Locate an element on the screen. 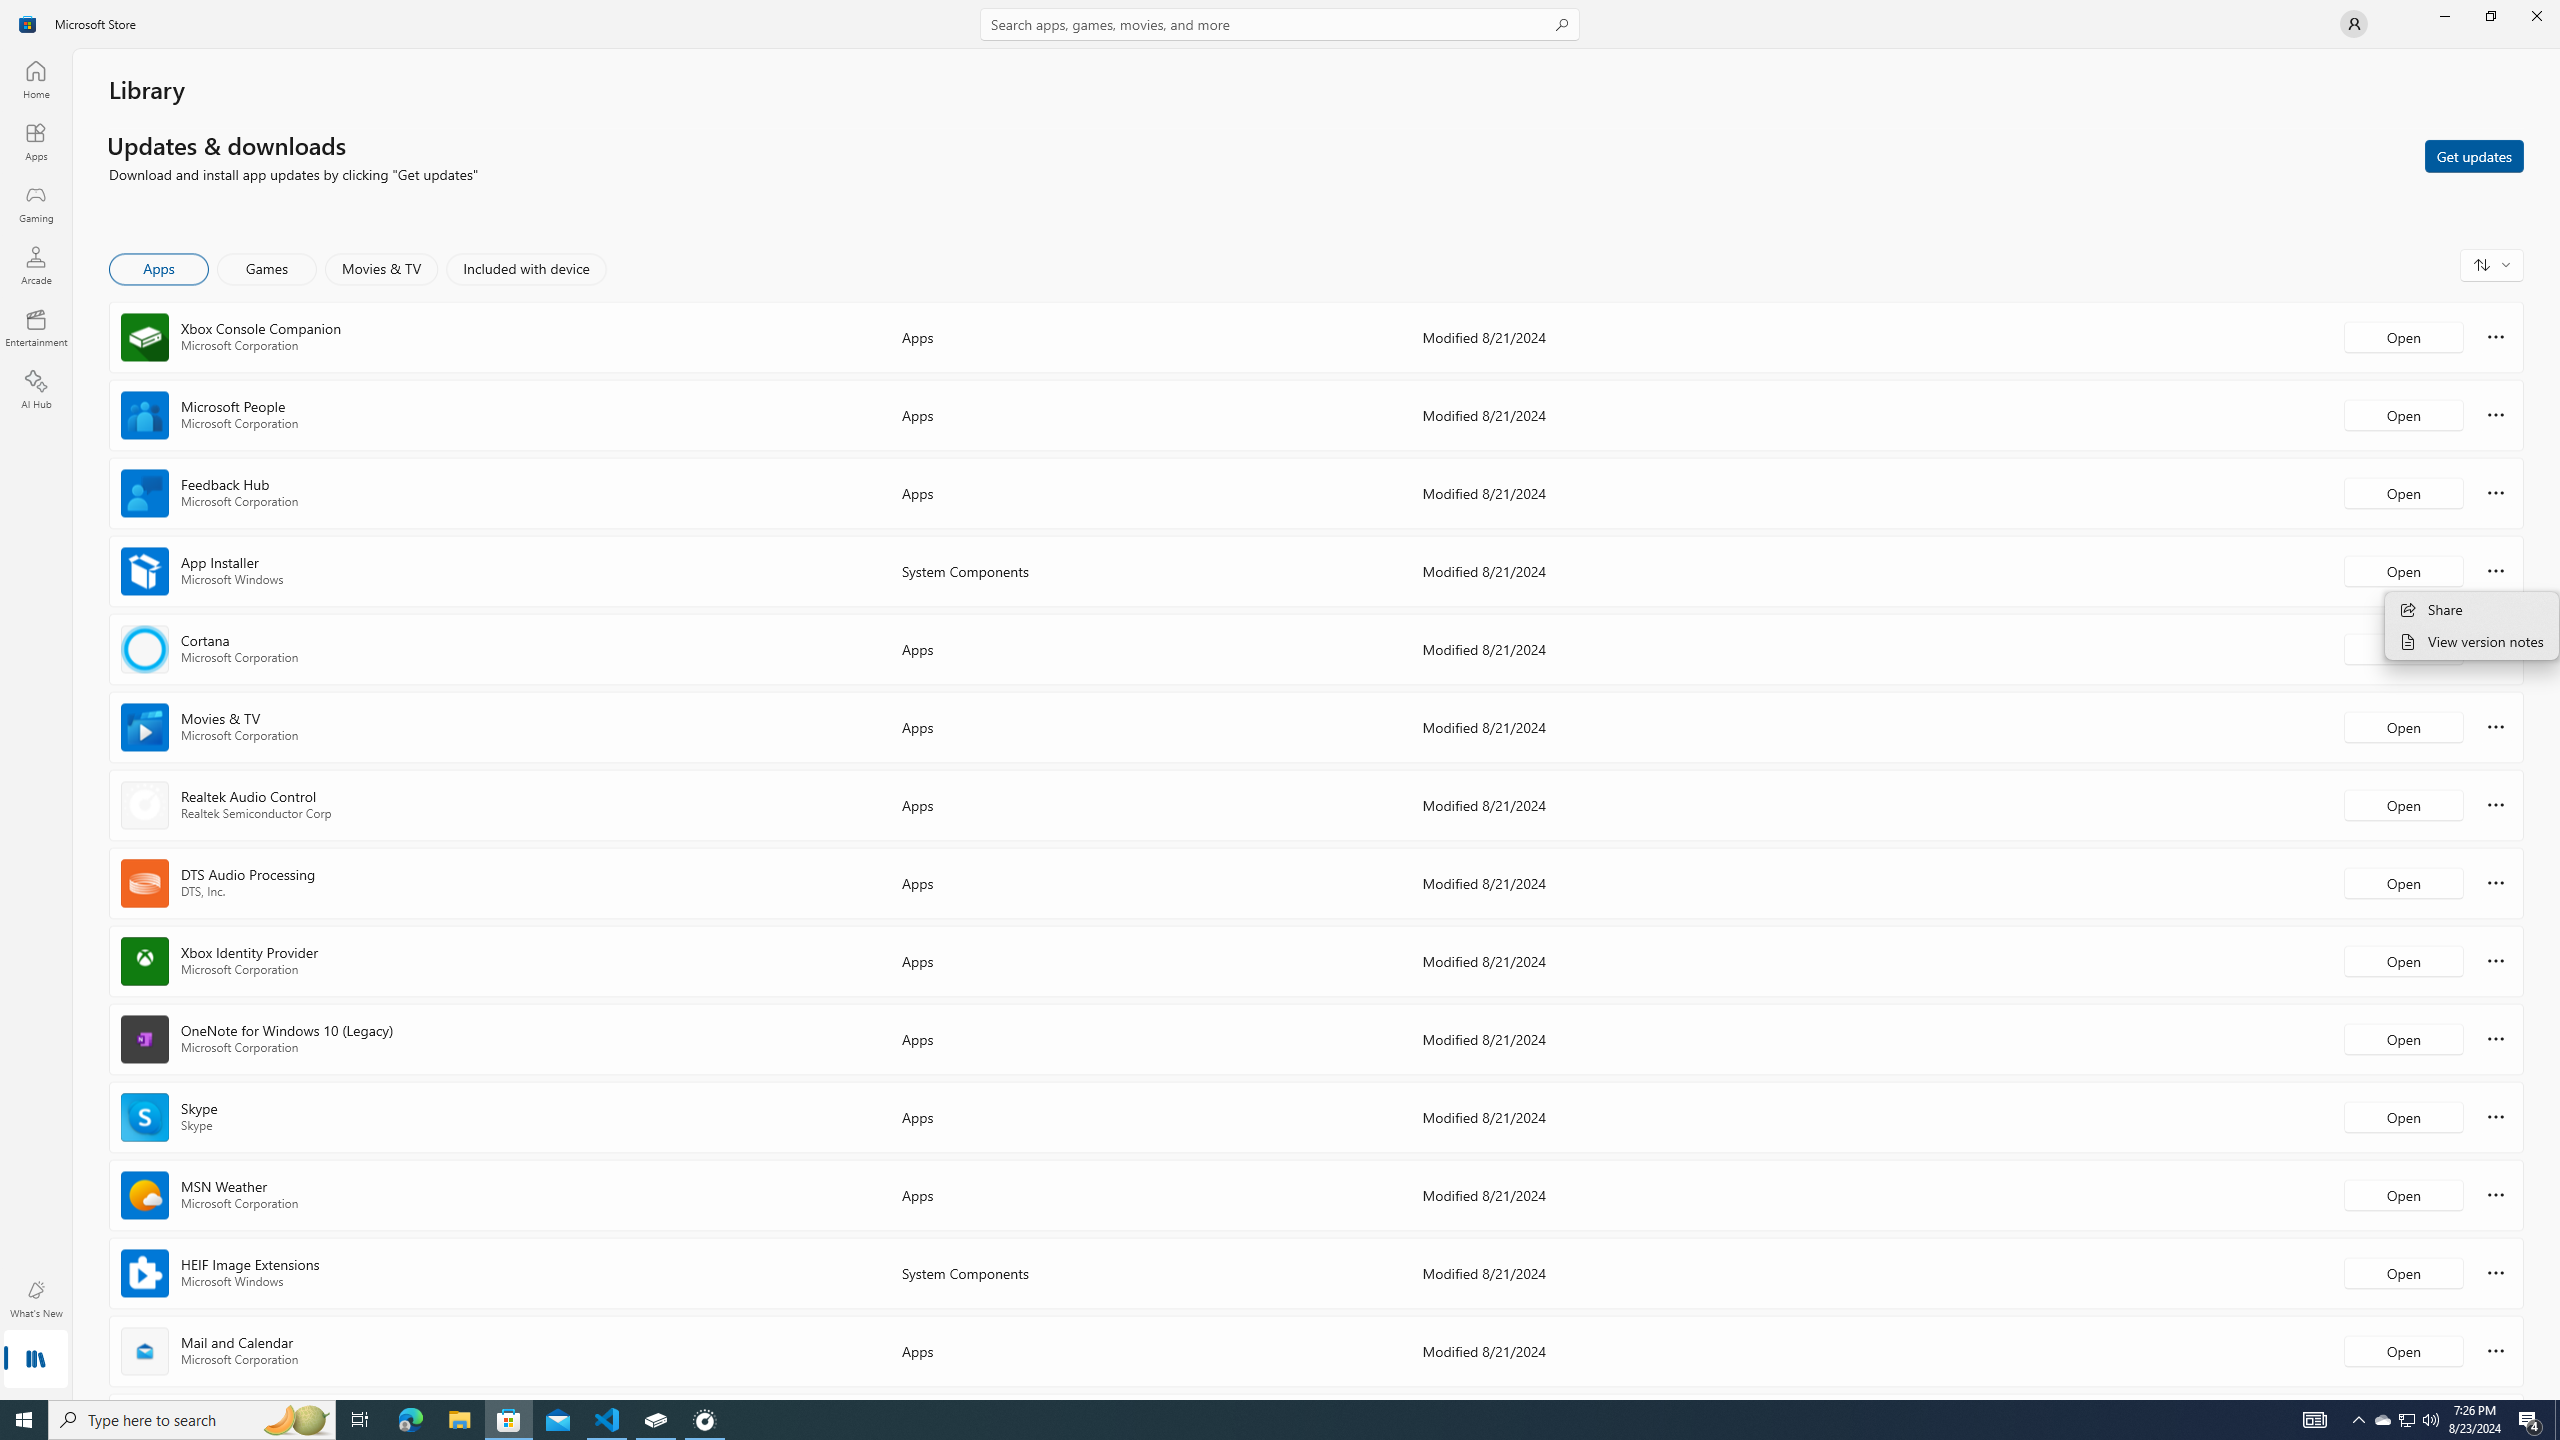 This screenshot has height=1440, width=2560. 'Sort and filter' is located at coordinates (2491, 264).